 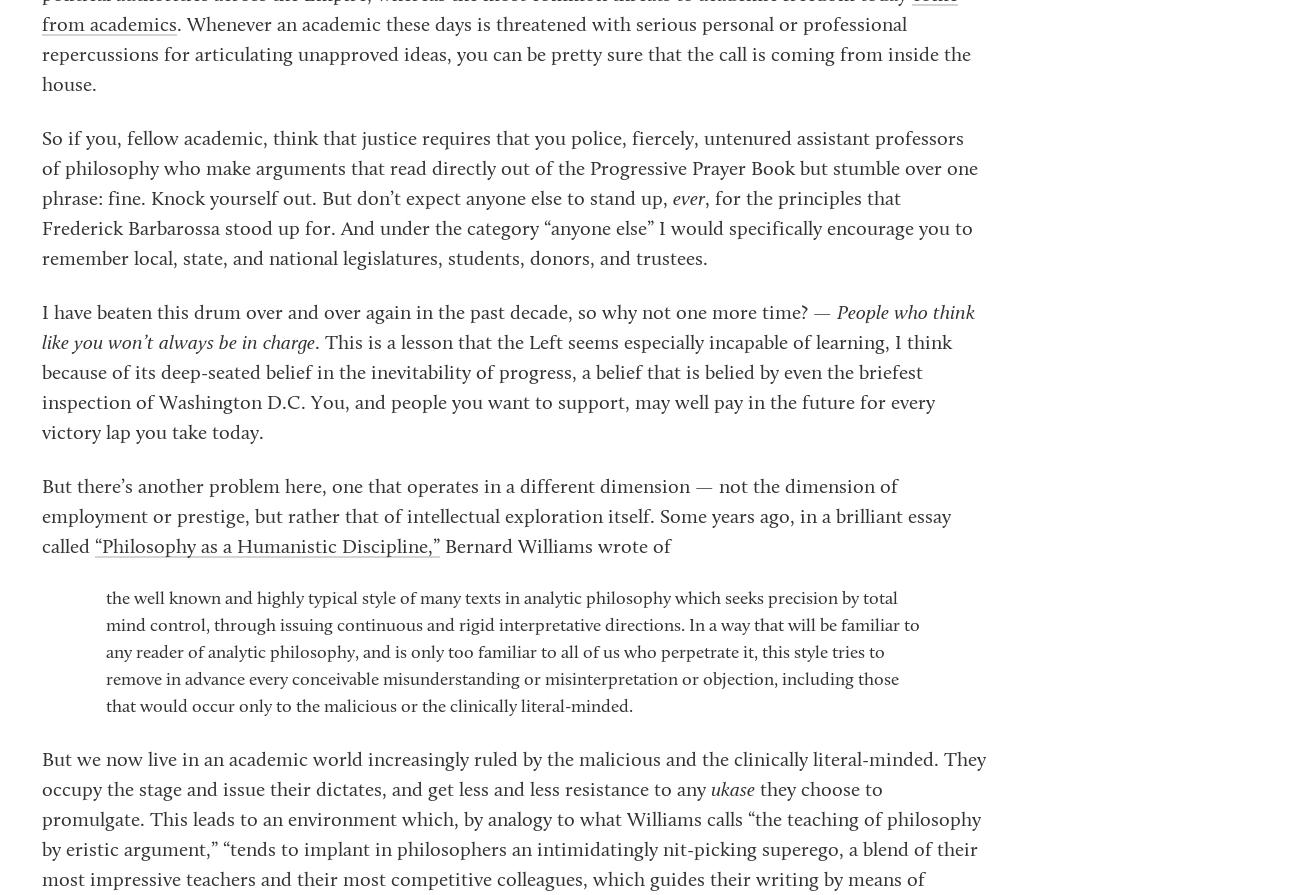 I want to click on '“Philosophy as a Humanistic Discipline,”', so click(x=266, y=547).